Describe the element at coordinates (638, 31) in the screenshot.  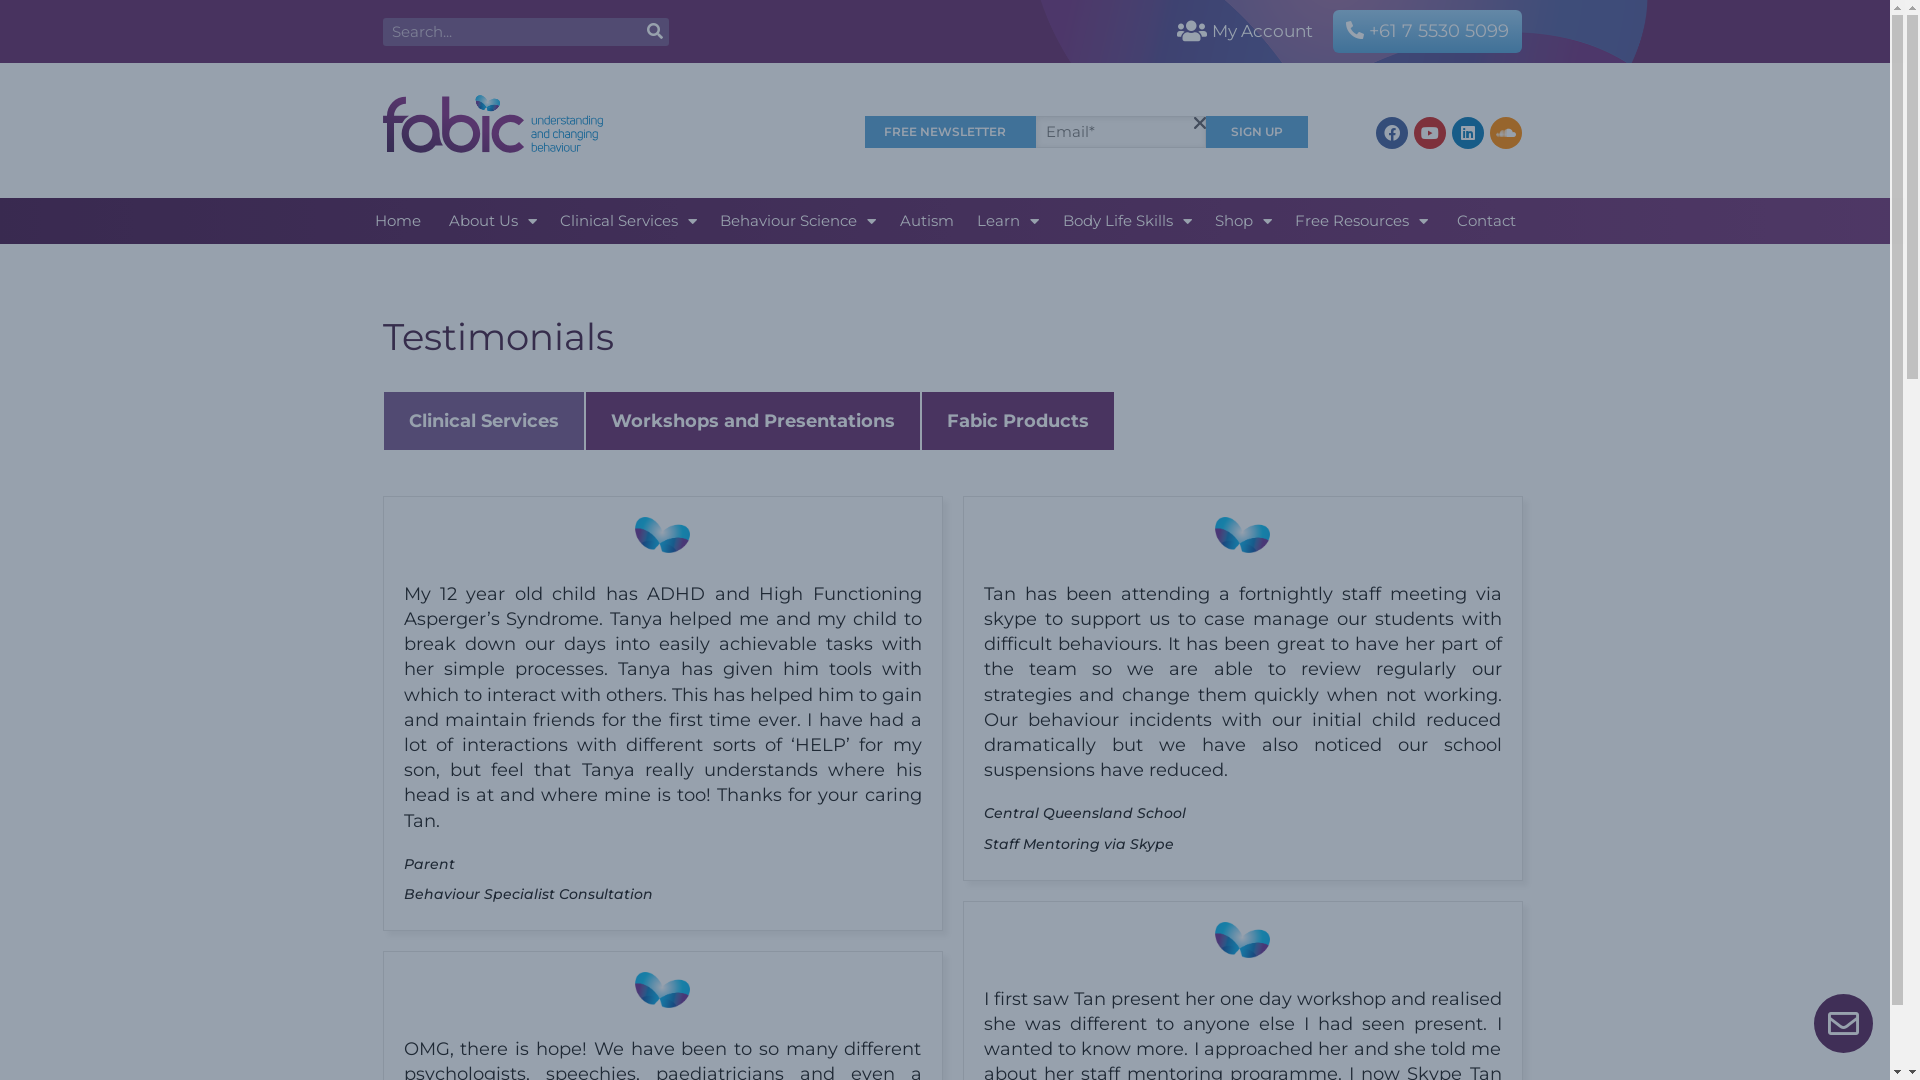
I see `'SEARCH'` at that location.